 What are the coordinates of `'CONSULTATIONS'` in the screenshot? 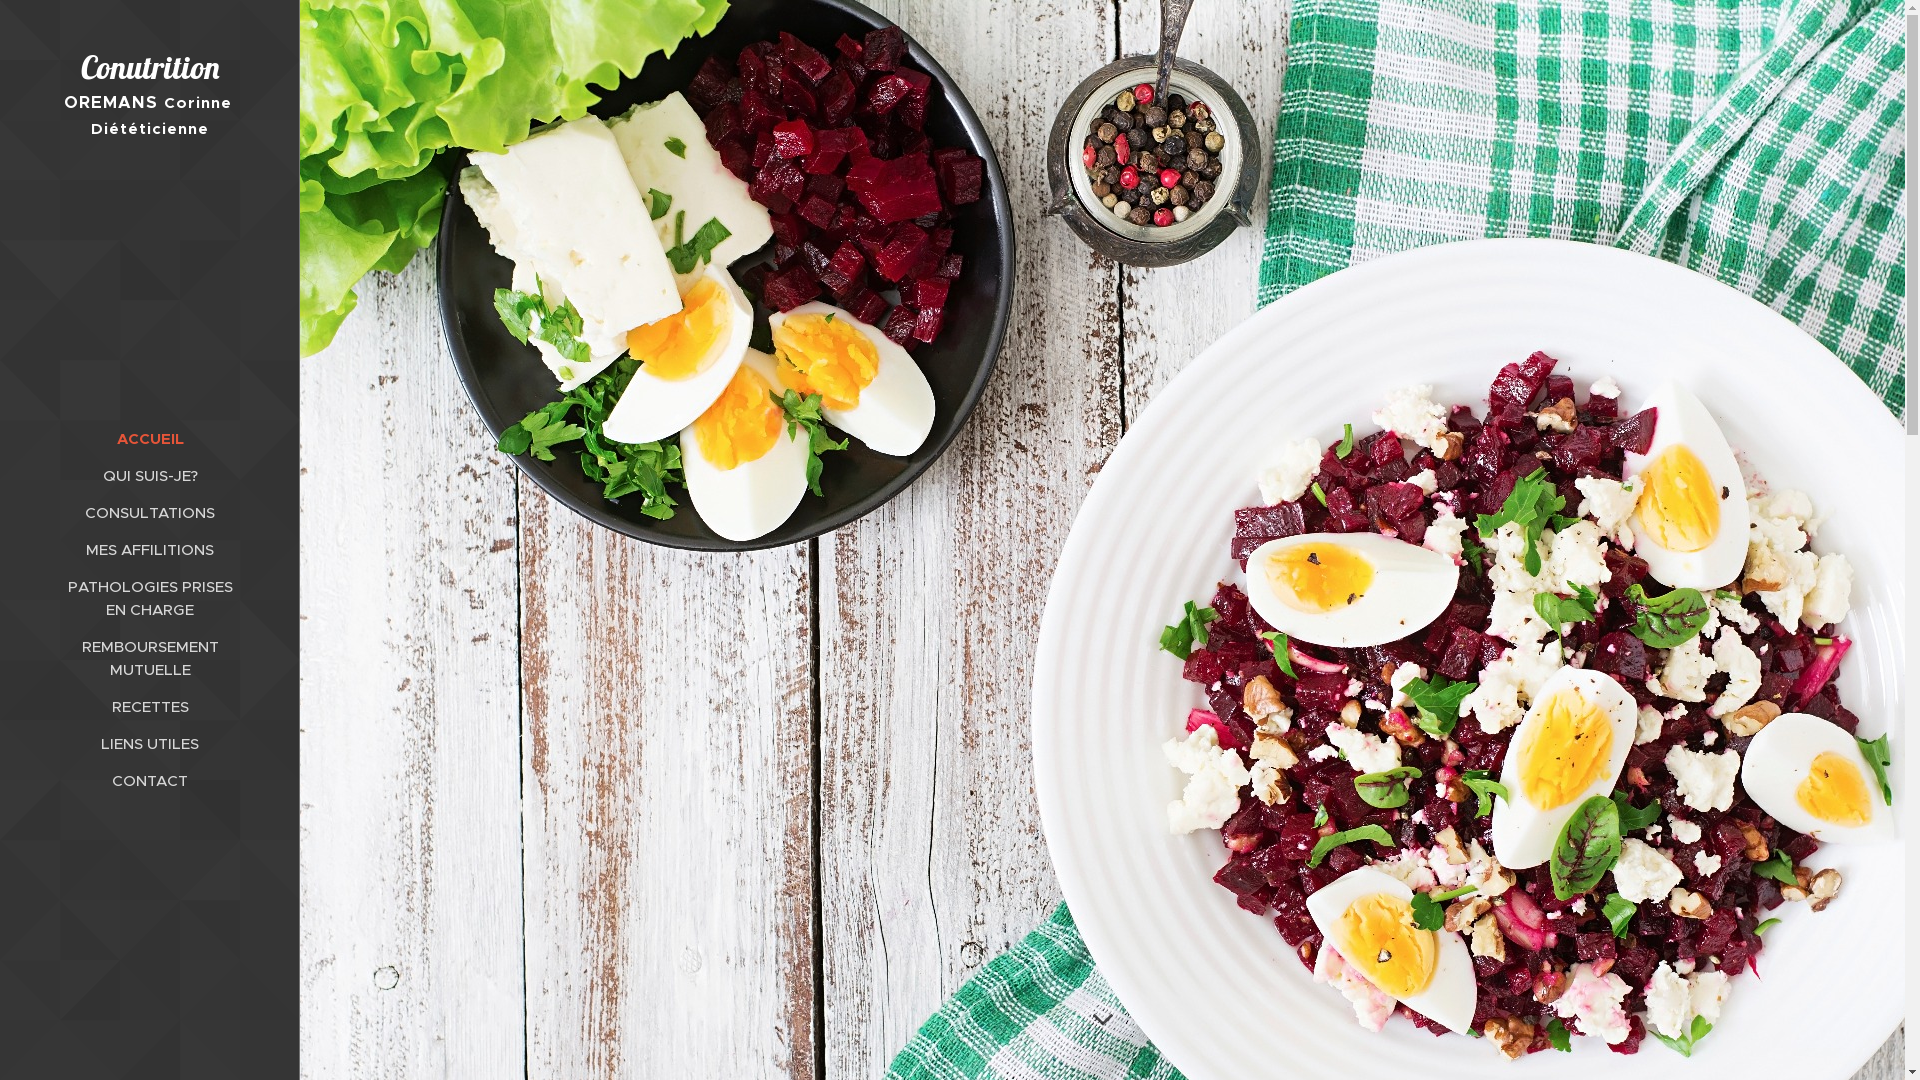 It's located at (5, 511).